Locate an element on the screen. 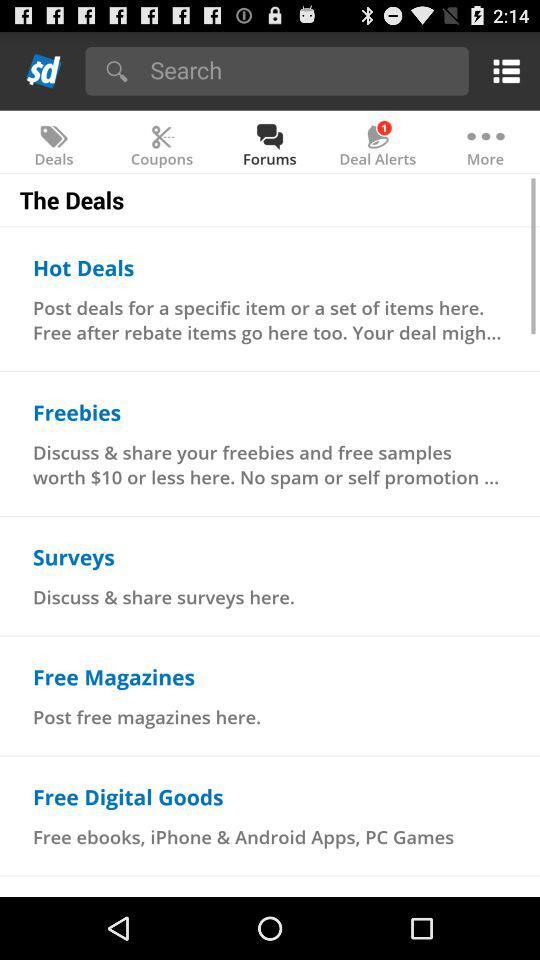 This screenshot has width=540, height=960. the post deals for app is located at coordinates (270, 319).